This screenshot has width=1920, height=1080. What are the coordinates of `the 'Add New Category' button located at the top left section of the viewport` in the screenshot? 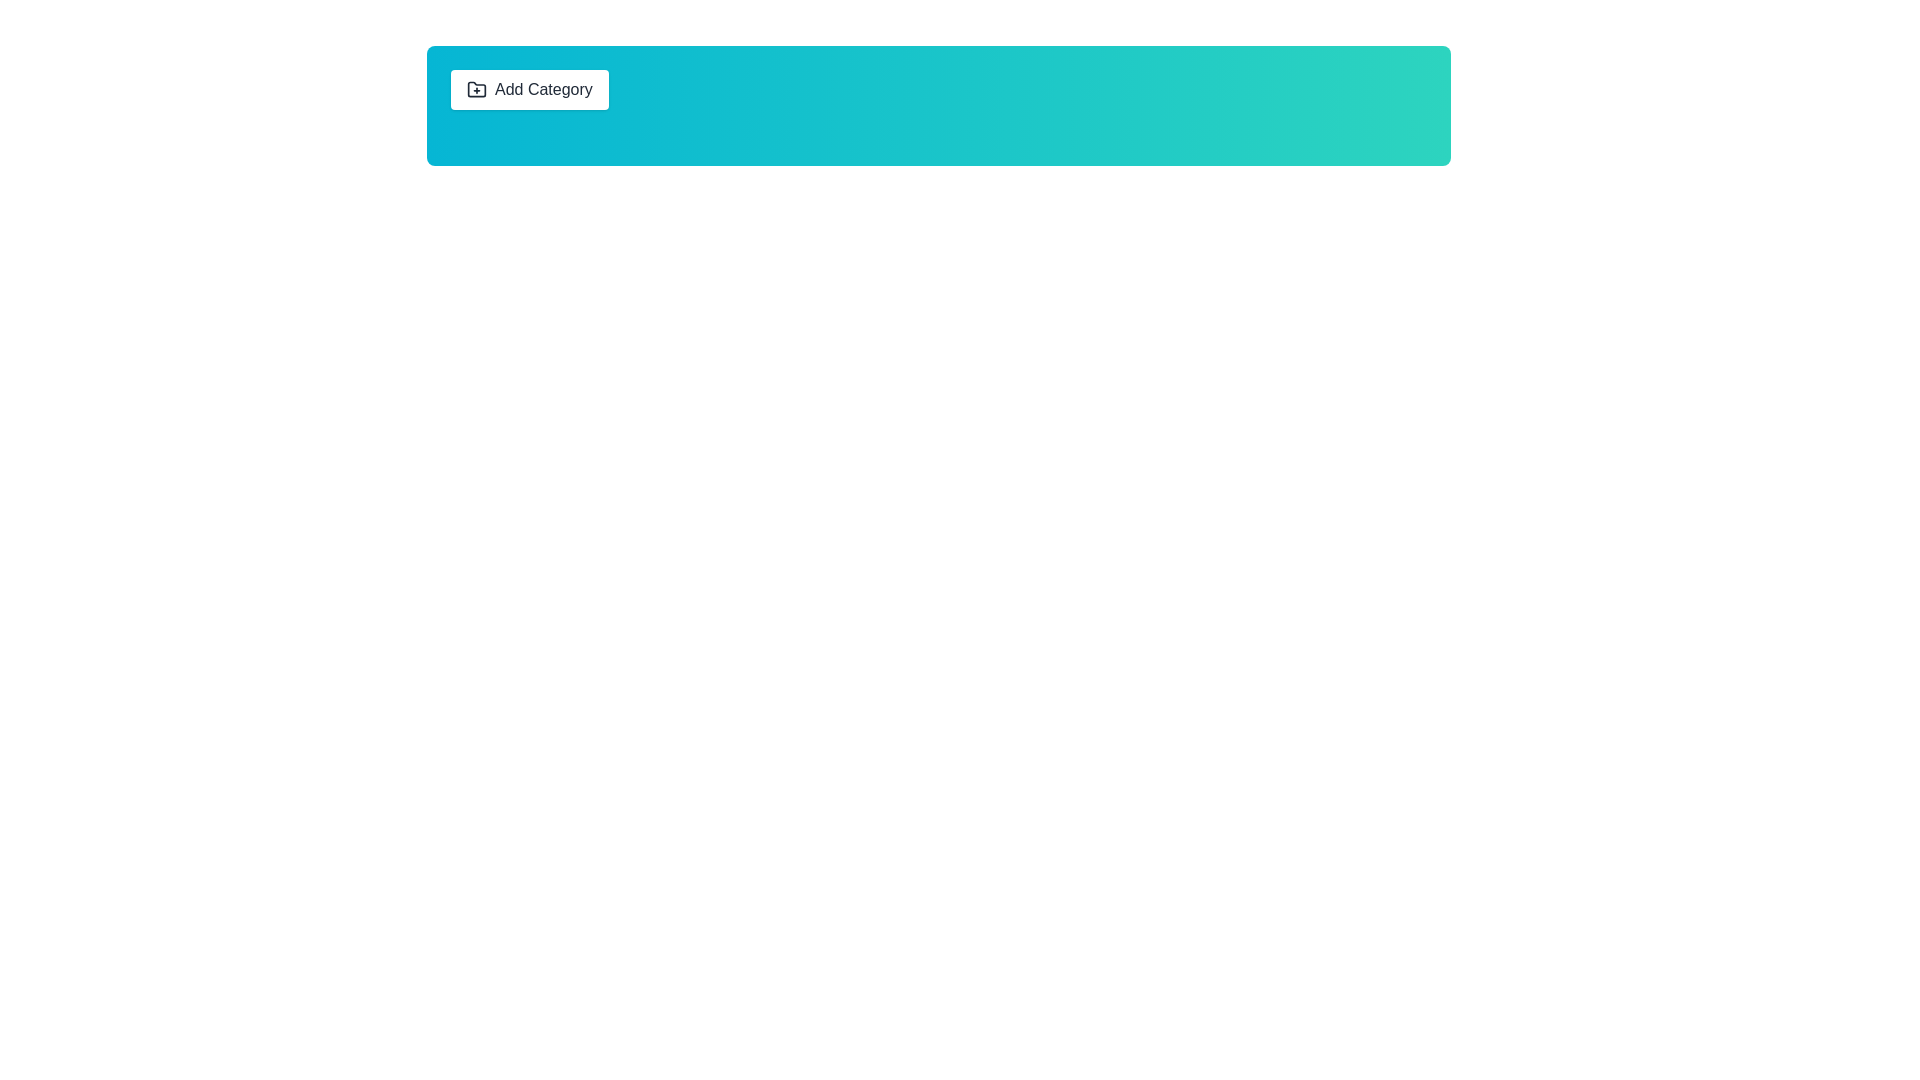 It's located at (529, 88).